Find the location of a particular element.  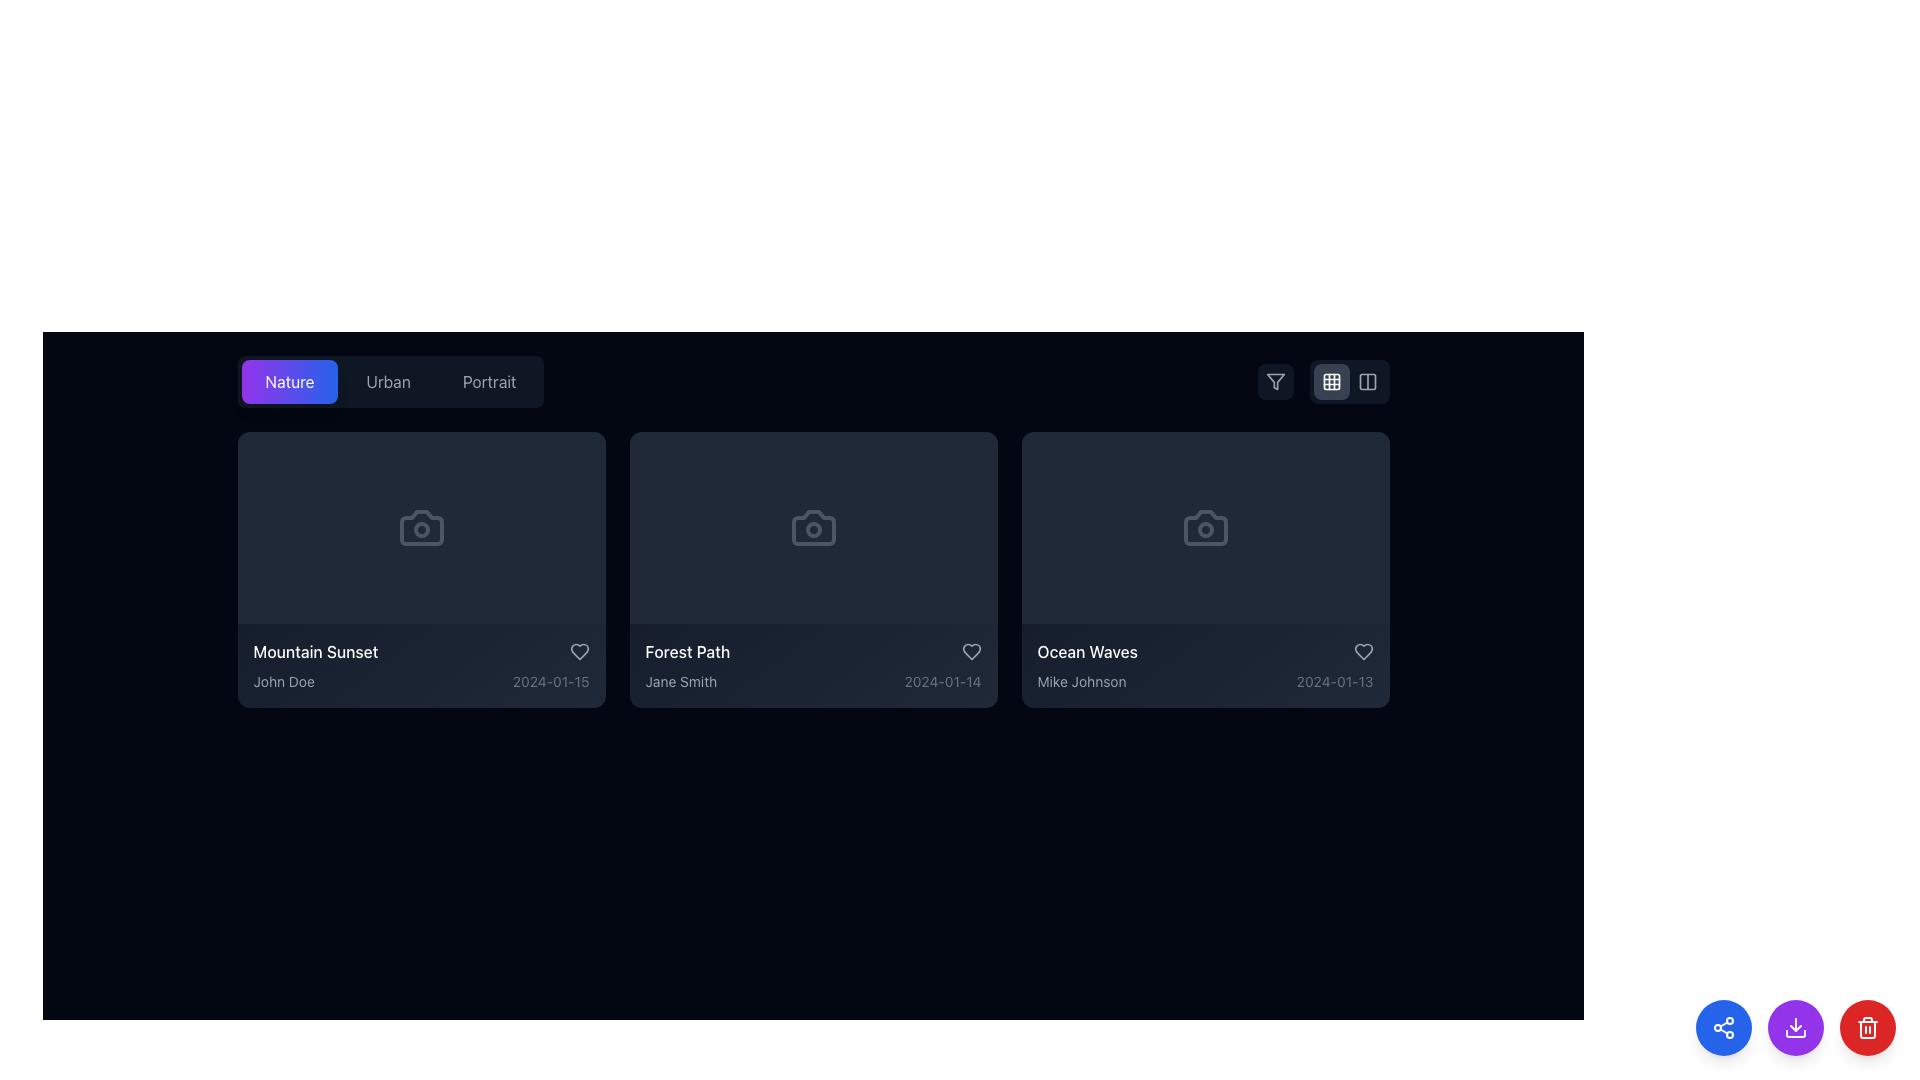

the last button on the right in the top-right section of the interface is located at coordinates (1366, 381).